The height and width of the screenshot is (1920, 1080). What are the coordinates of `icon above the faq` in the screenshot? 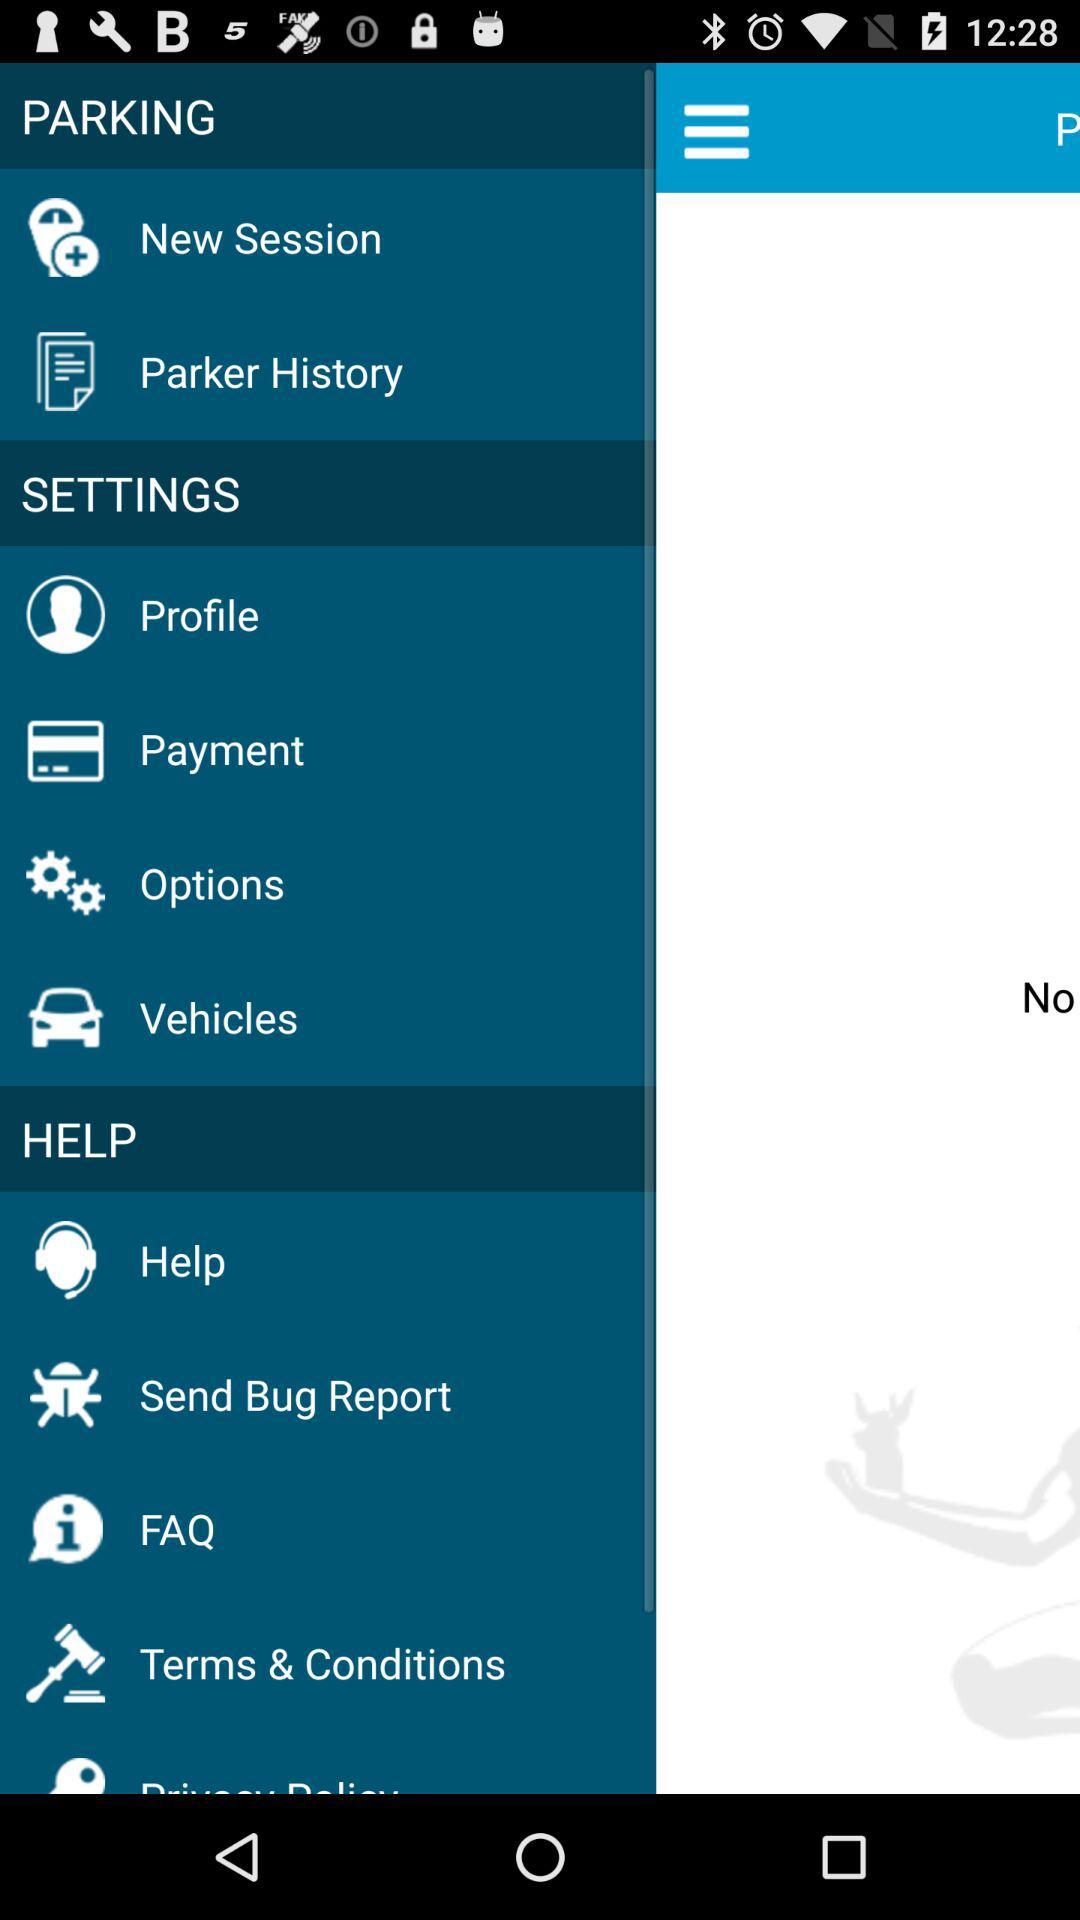 It's located at (295, 1393).